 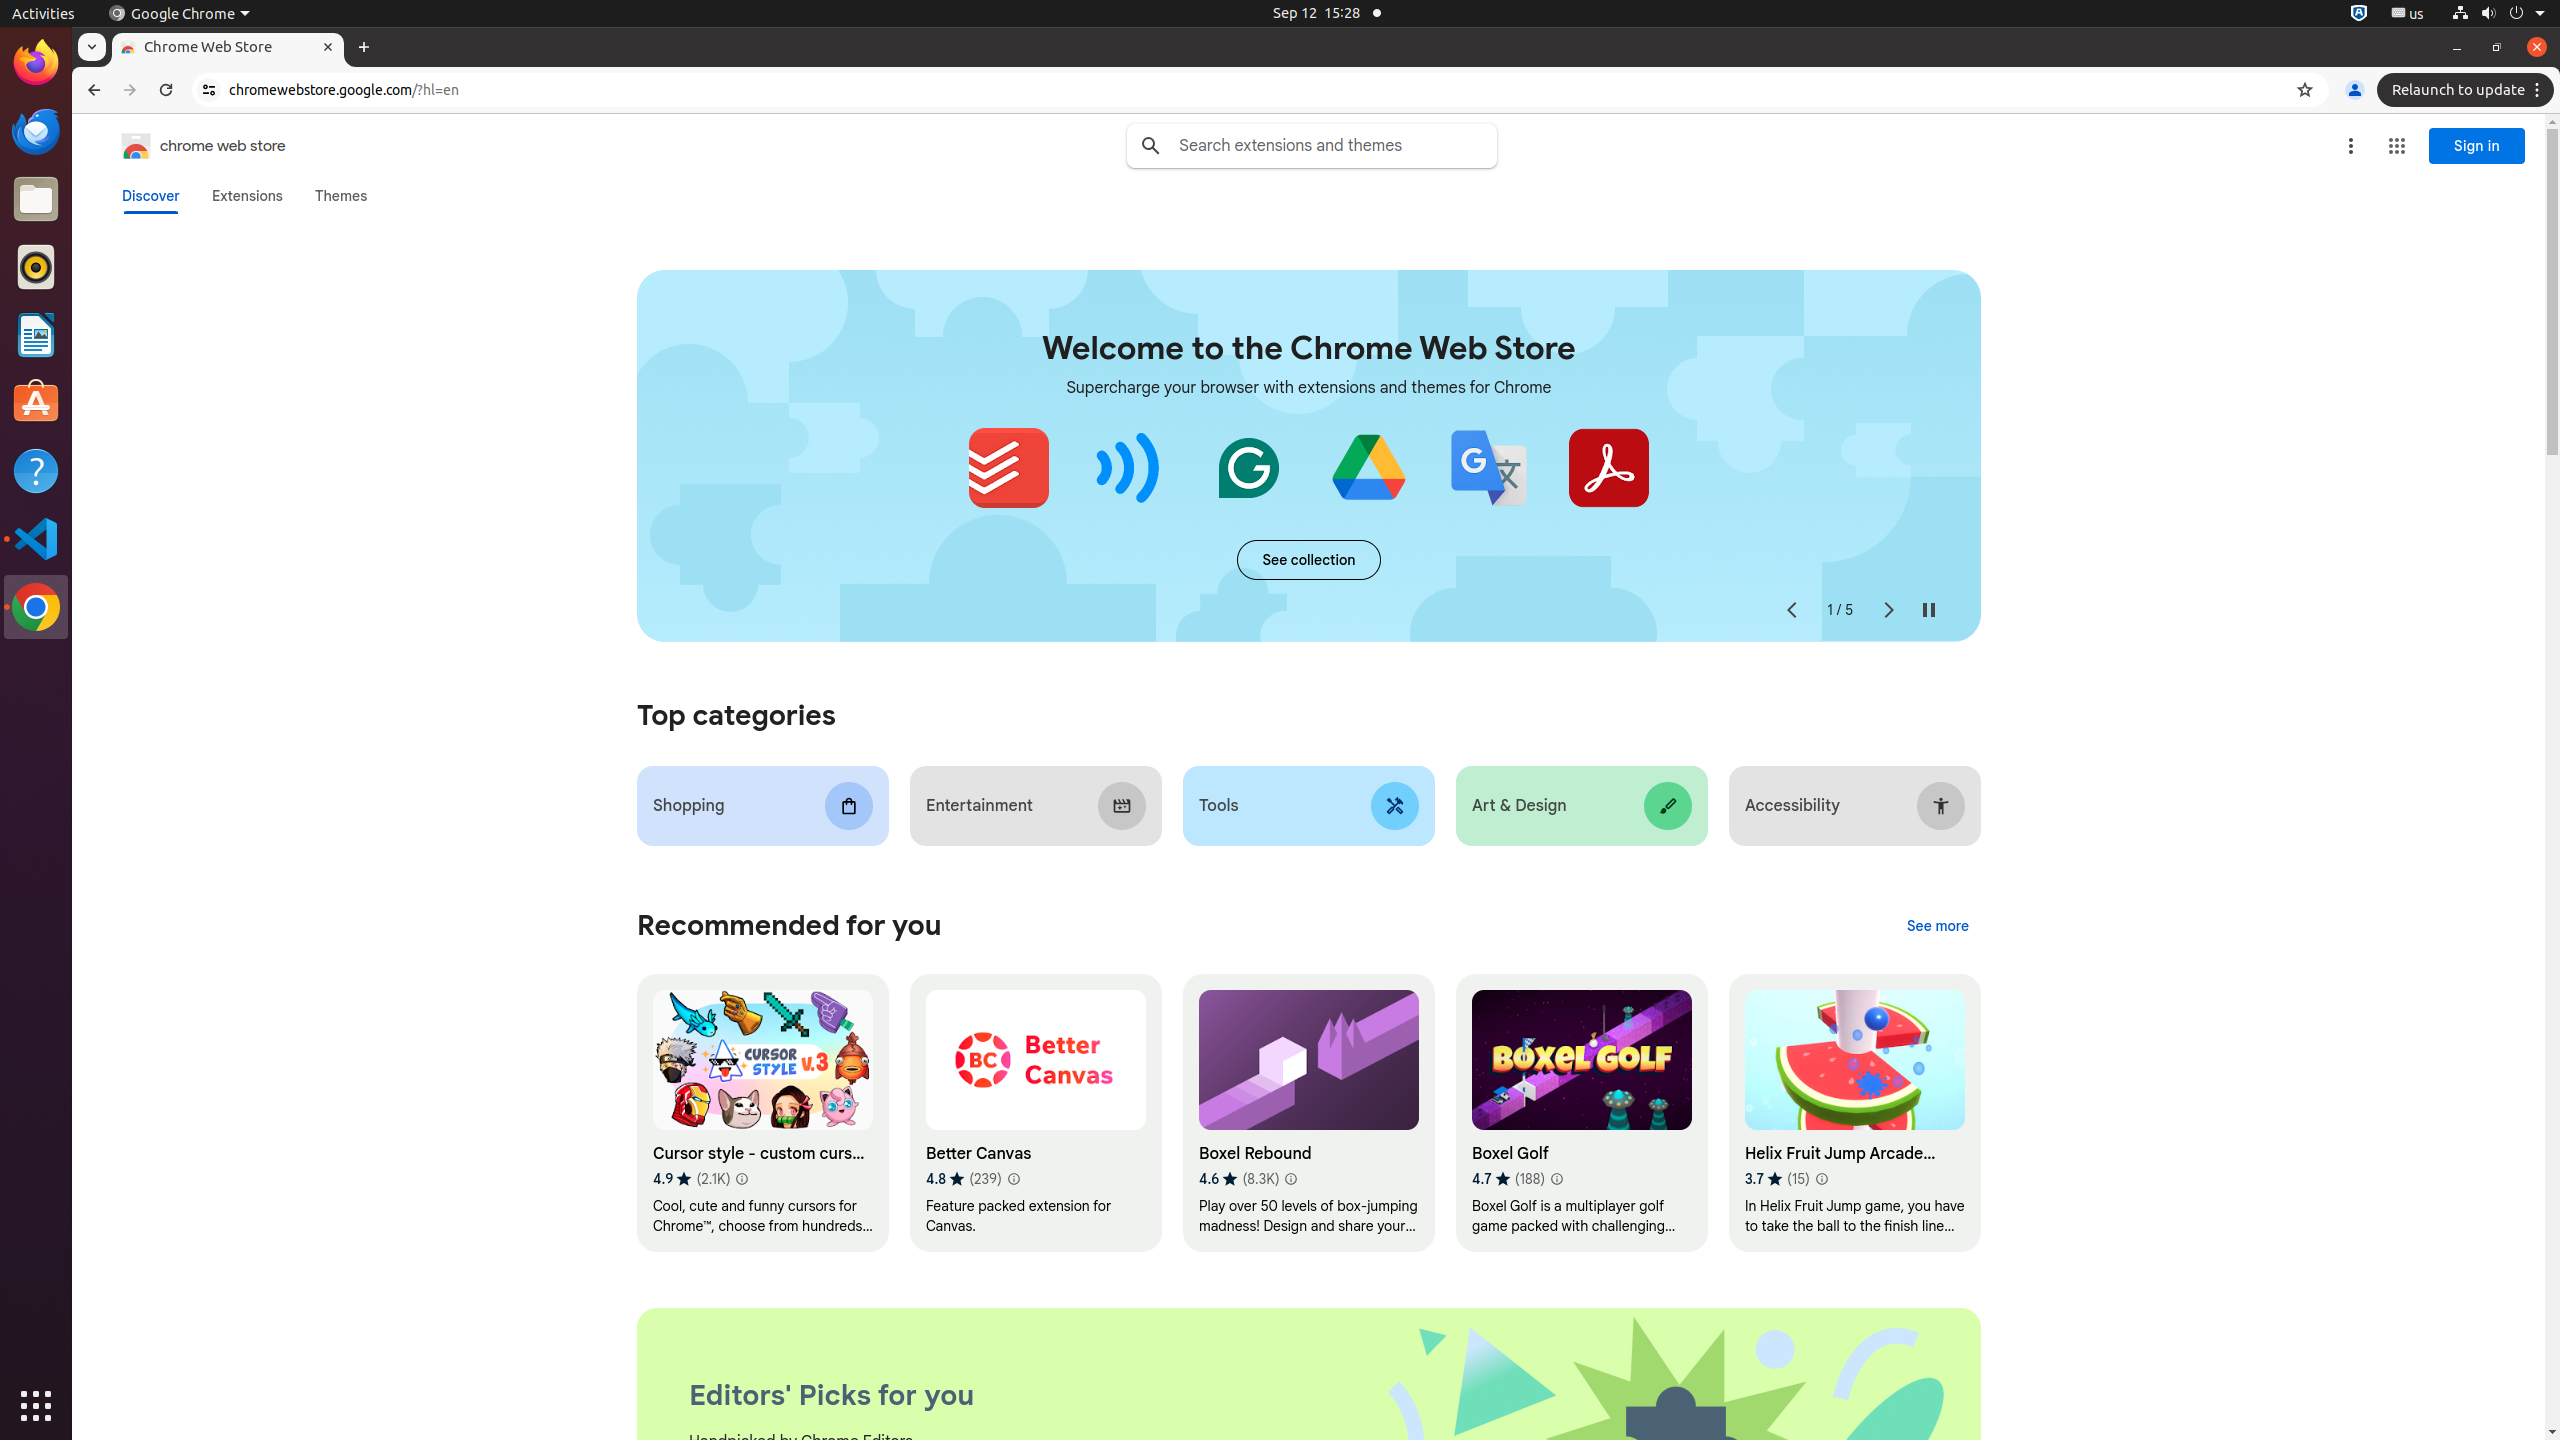 I want to click on 'Chrome Web Store logo chrome web store', so click(x=183, y=145).